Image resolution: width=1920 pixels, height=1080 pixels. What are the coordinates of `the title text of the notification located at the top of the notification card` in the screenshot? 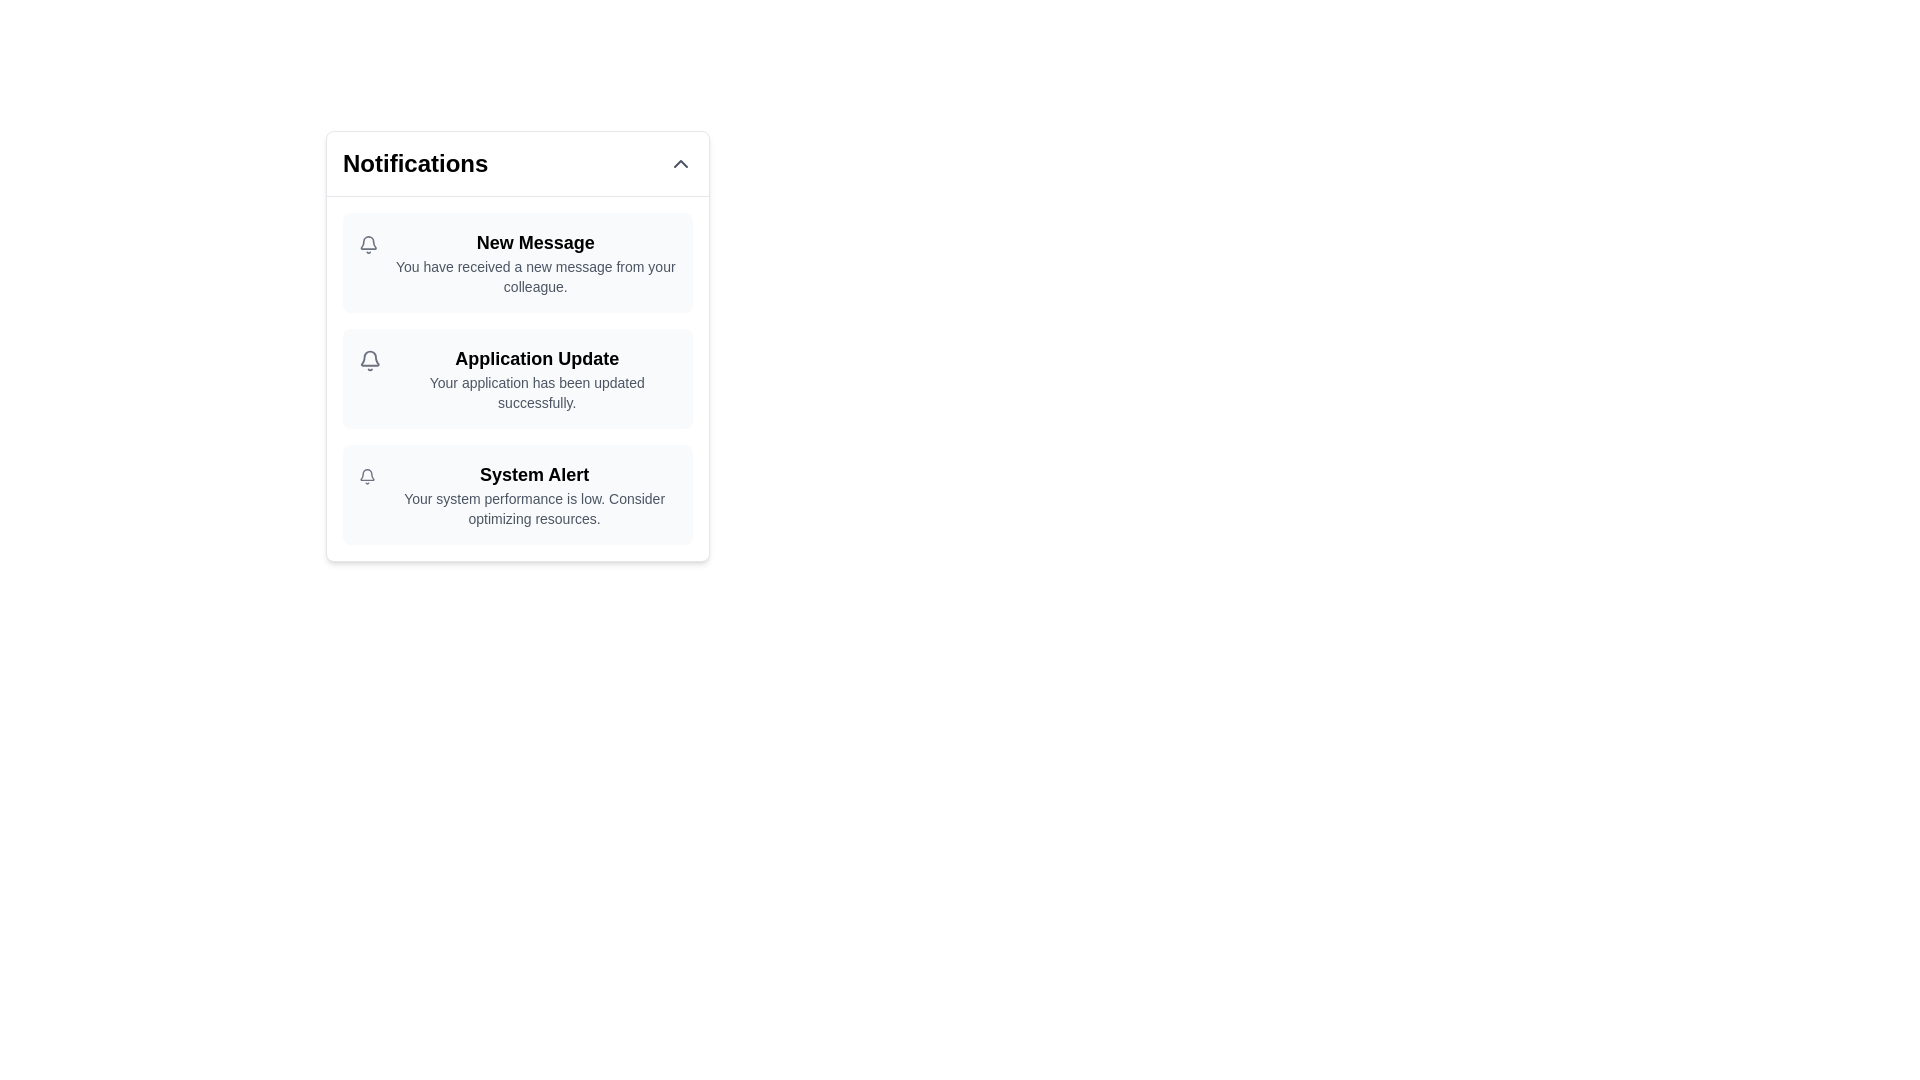 It's located at (535, 242).